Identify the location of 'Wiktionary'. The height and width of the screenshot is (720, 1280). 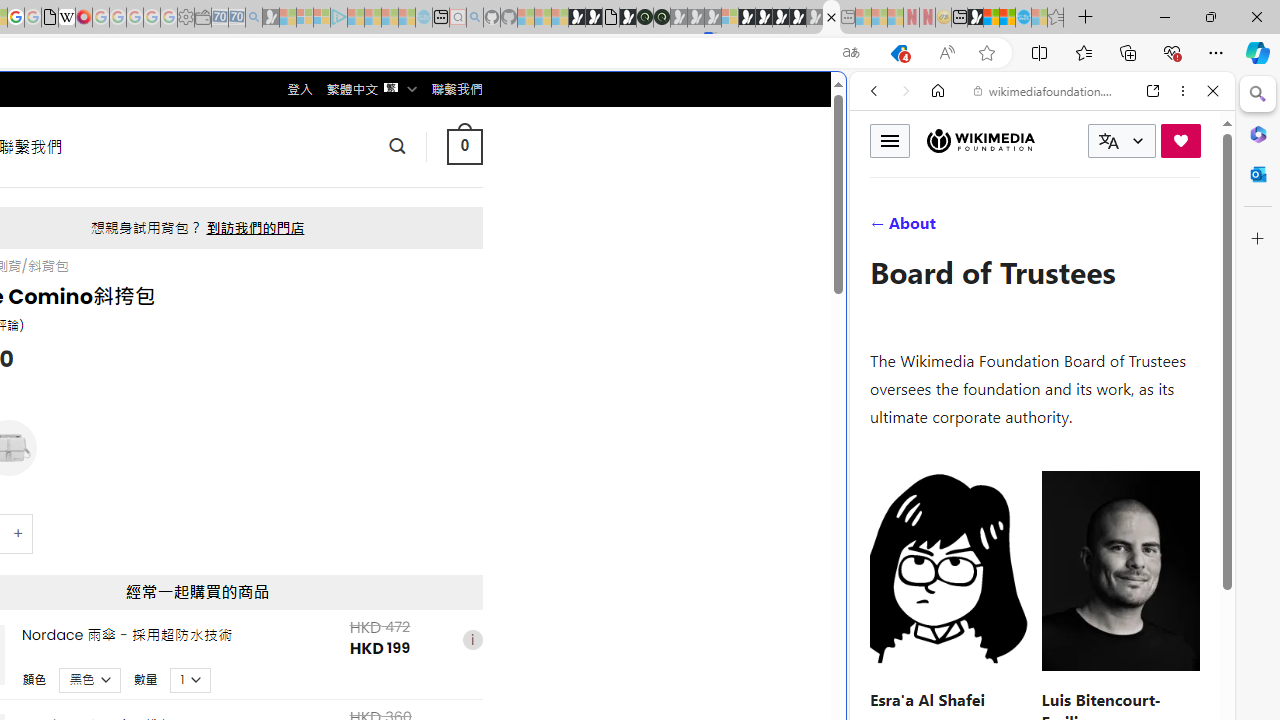
(1034, 669).